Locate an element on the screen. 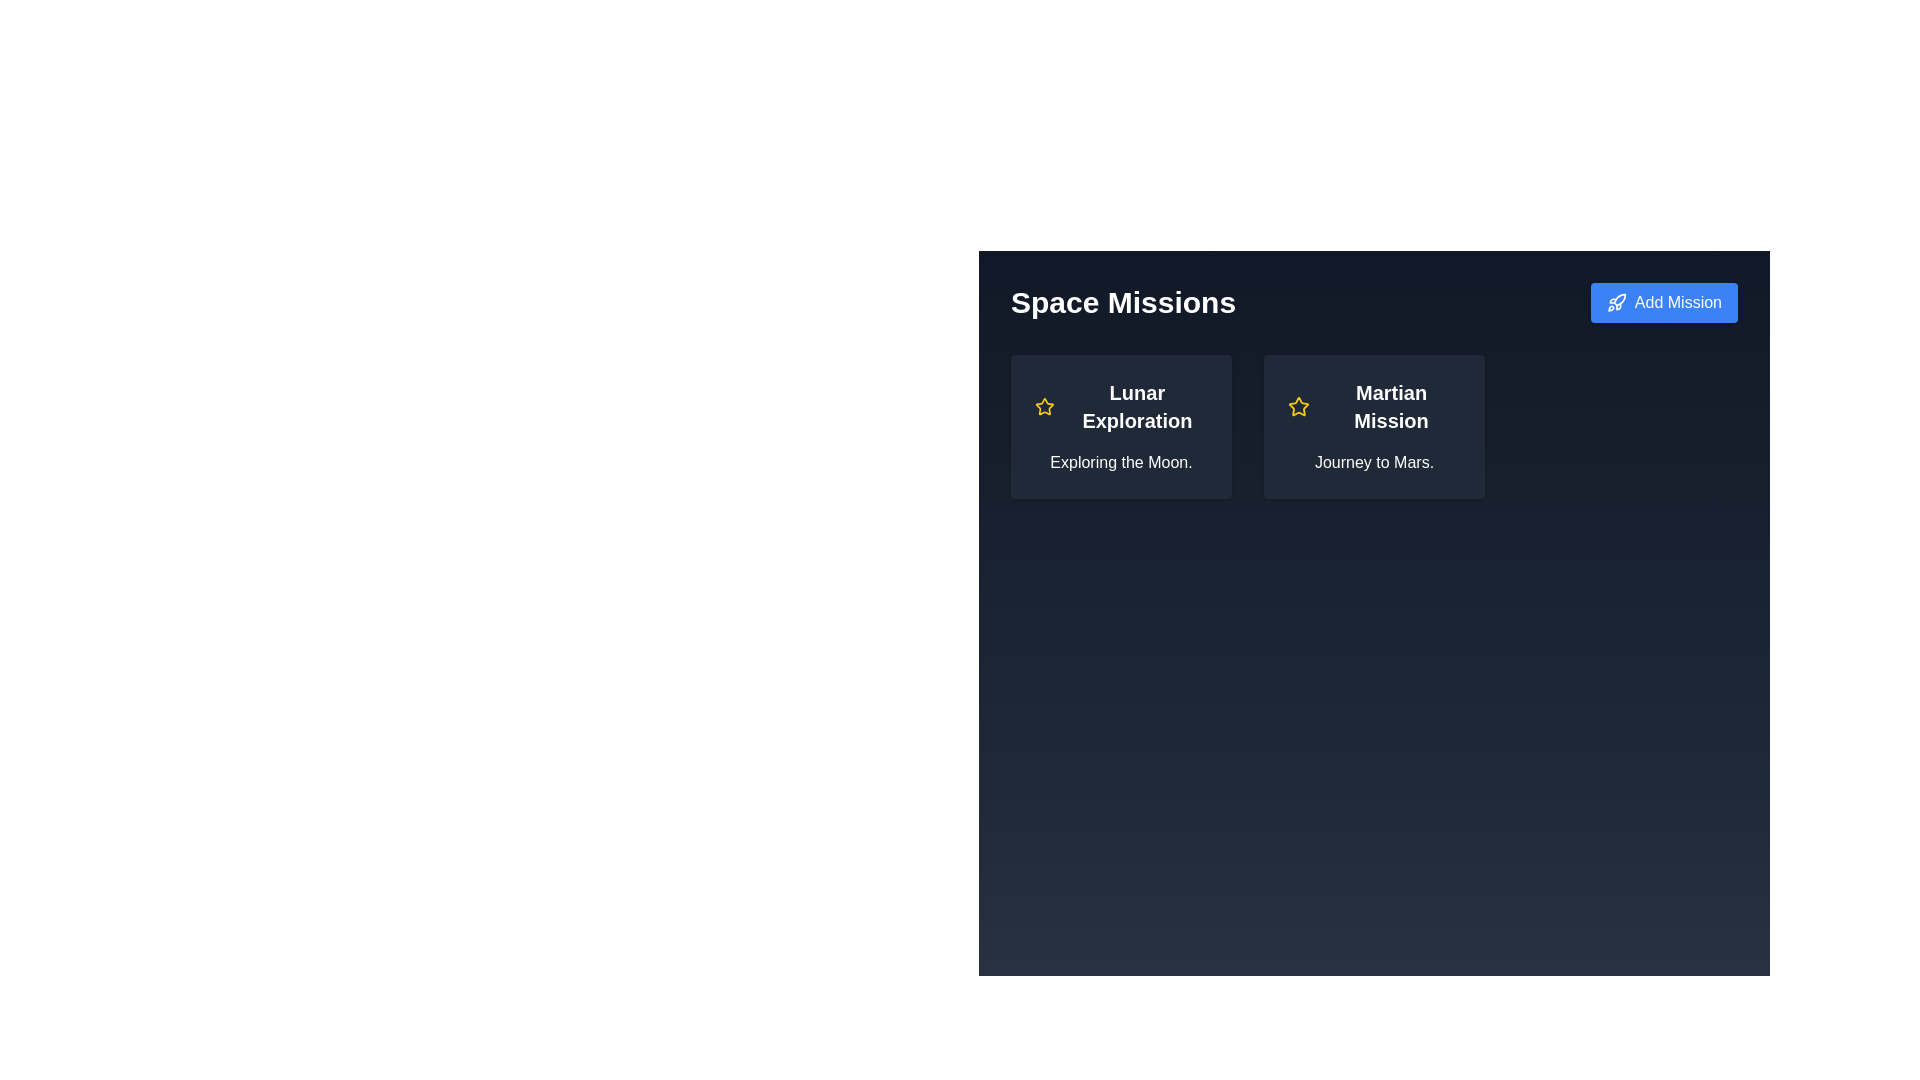 This screenshot has height=1080, width=1920. the card section containing the text 'Martian Mission' in bold white font is located at coordinates (1373, 426).